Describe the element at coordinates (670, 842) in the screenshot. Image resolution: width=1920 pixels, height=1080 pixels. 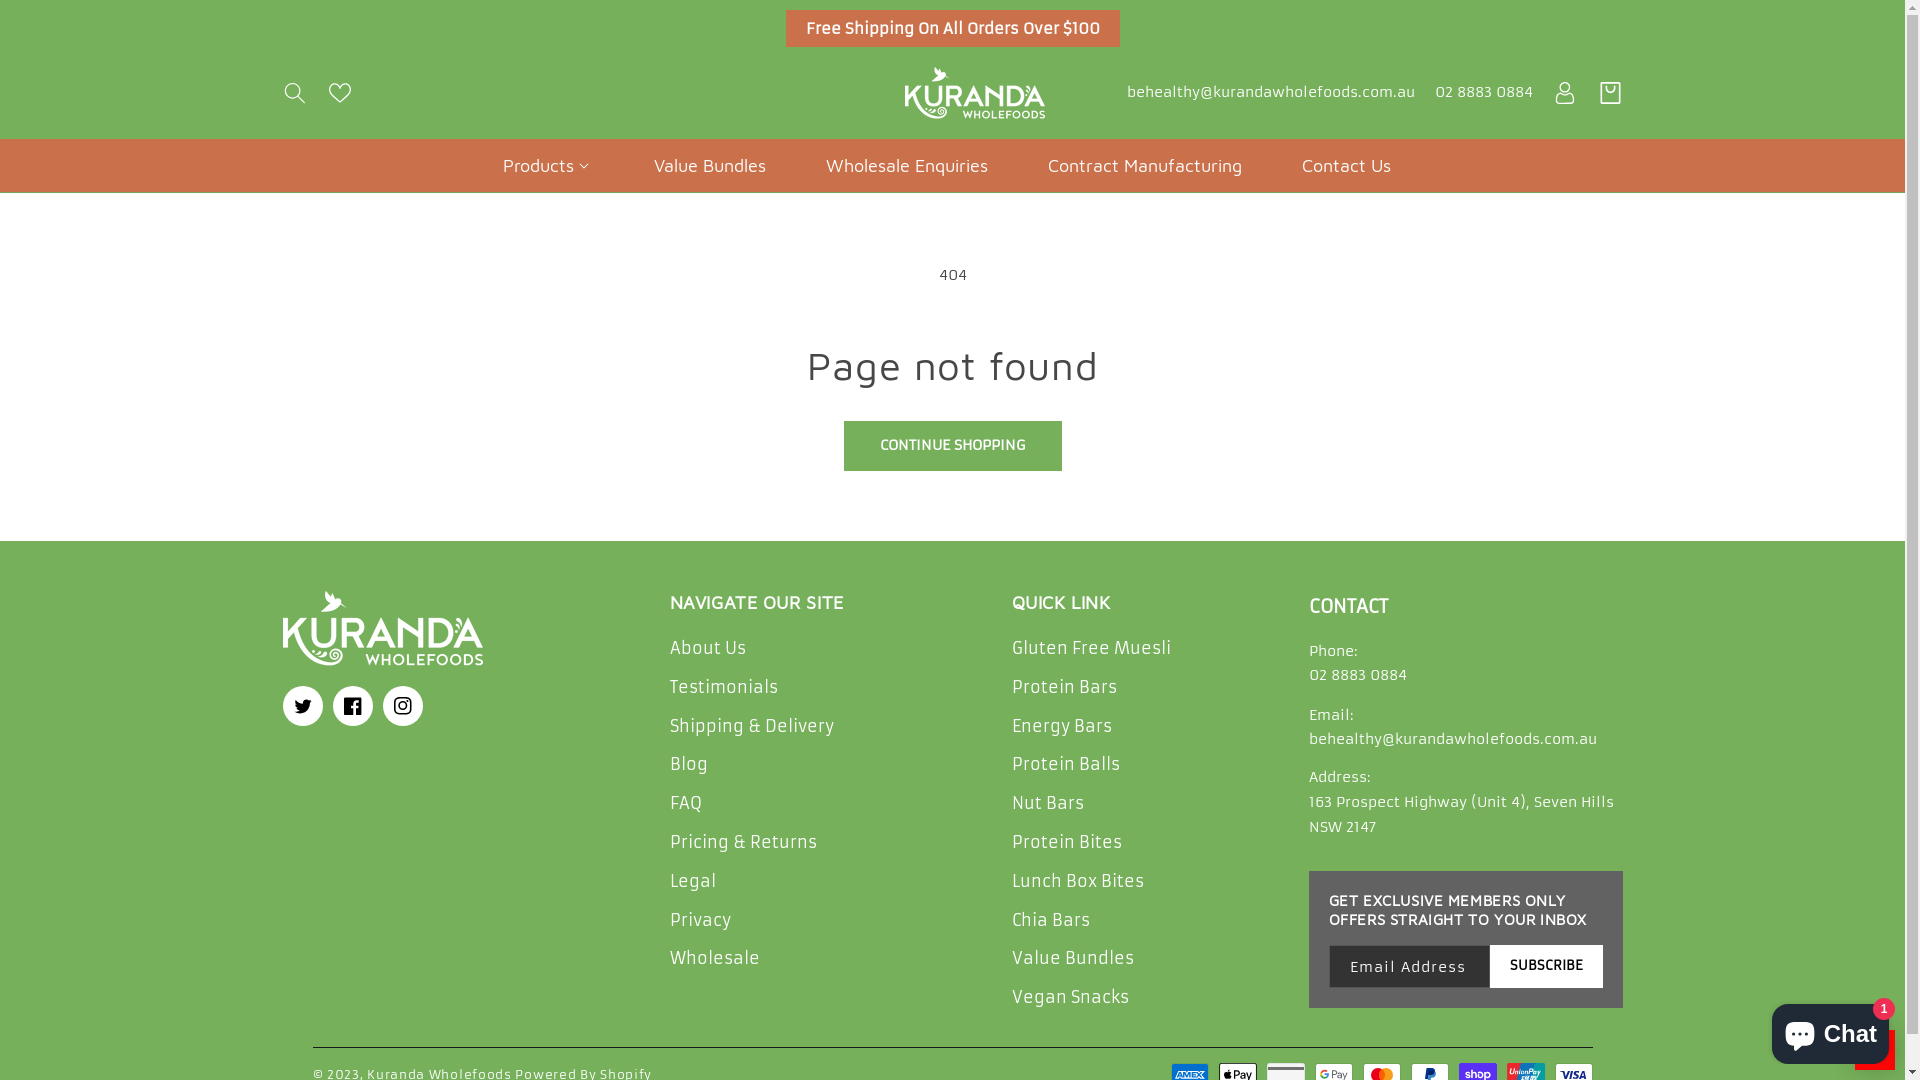
I see `'Pricing & Returns'` at that location.